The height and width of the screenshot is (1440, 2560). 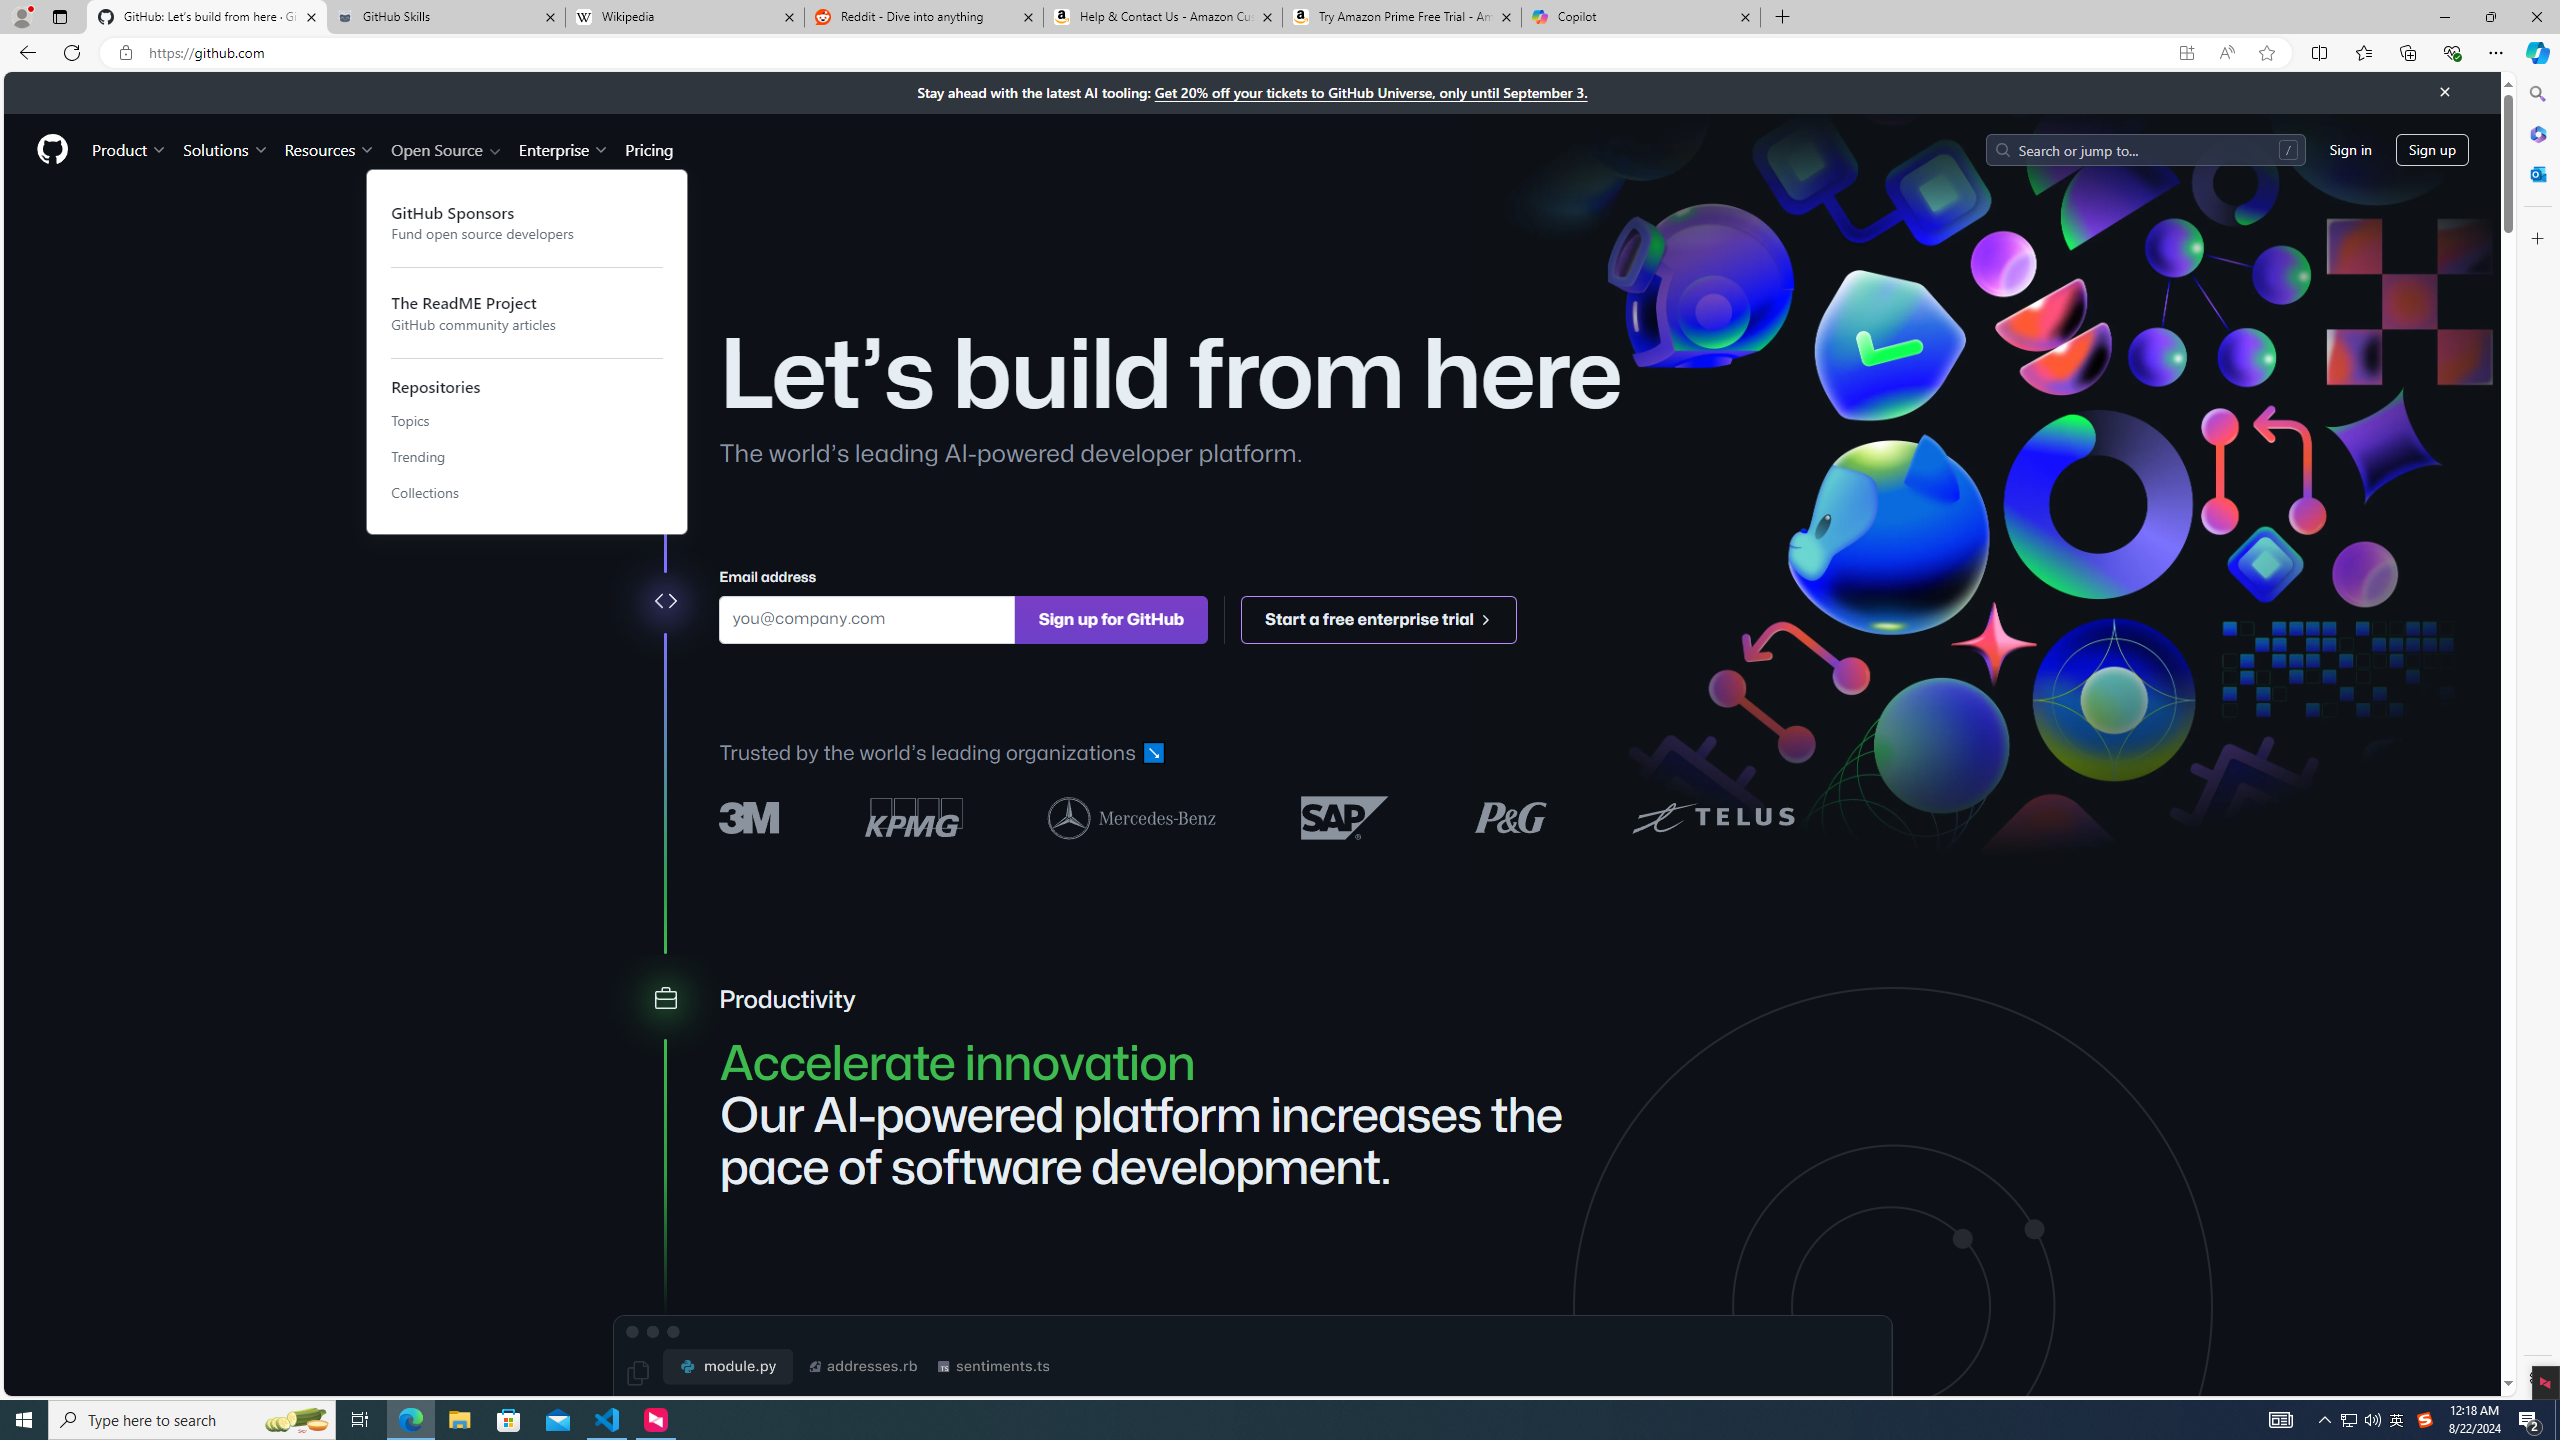 What do you see at coordinates (685, 16) in the screenshot?
I see `'Wikipedia'` at bounding box center [685, 16].